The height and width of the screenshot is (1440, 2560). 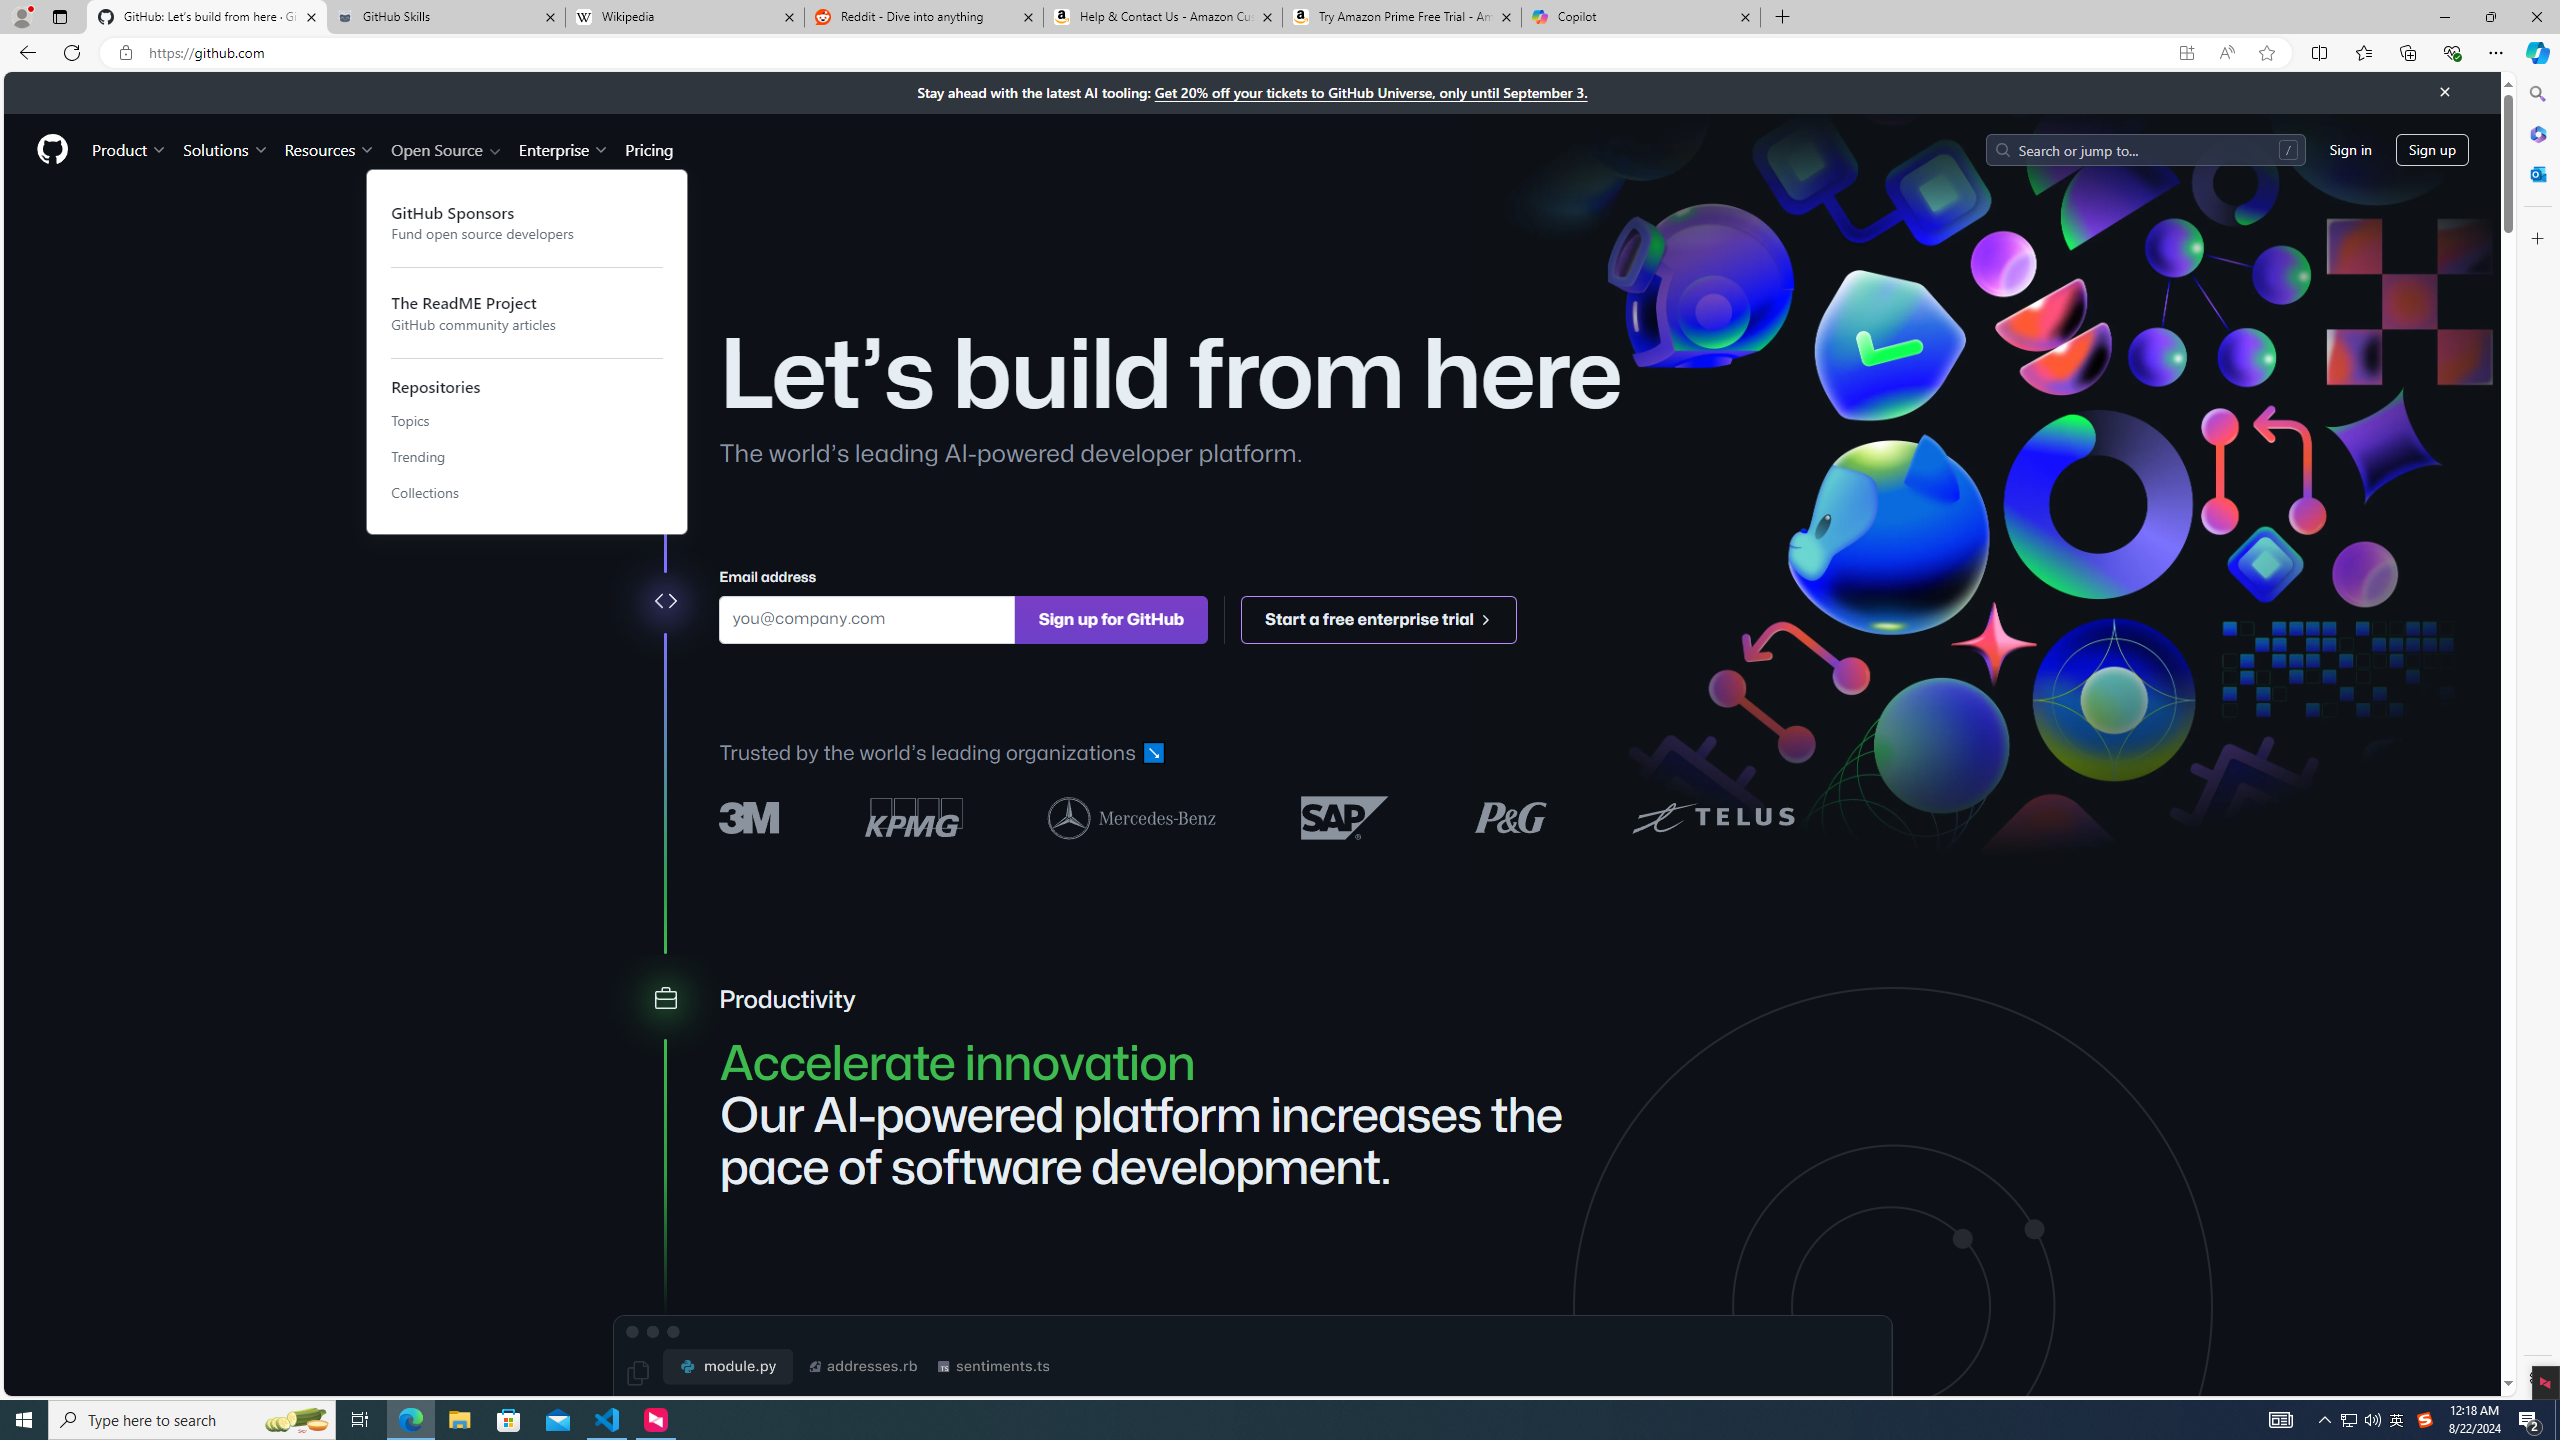 What do you see at coordinates (685, 16) in the screenshot?
I see `'Wikipedia'` at bounding box center [685, 16].